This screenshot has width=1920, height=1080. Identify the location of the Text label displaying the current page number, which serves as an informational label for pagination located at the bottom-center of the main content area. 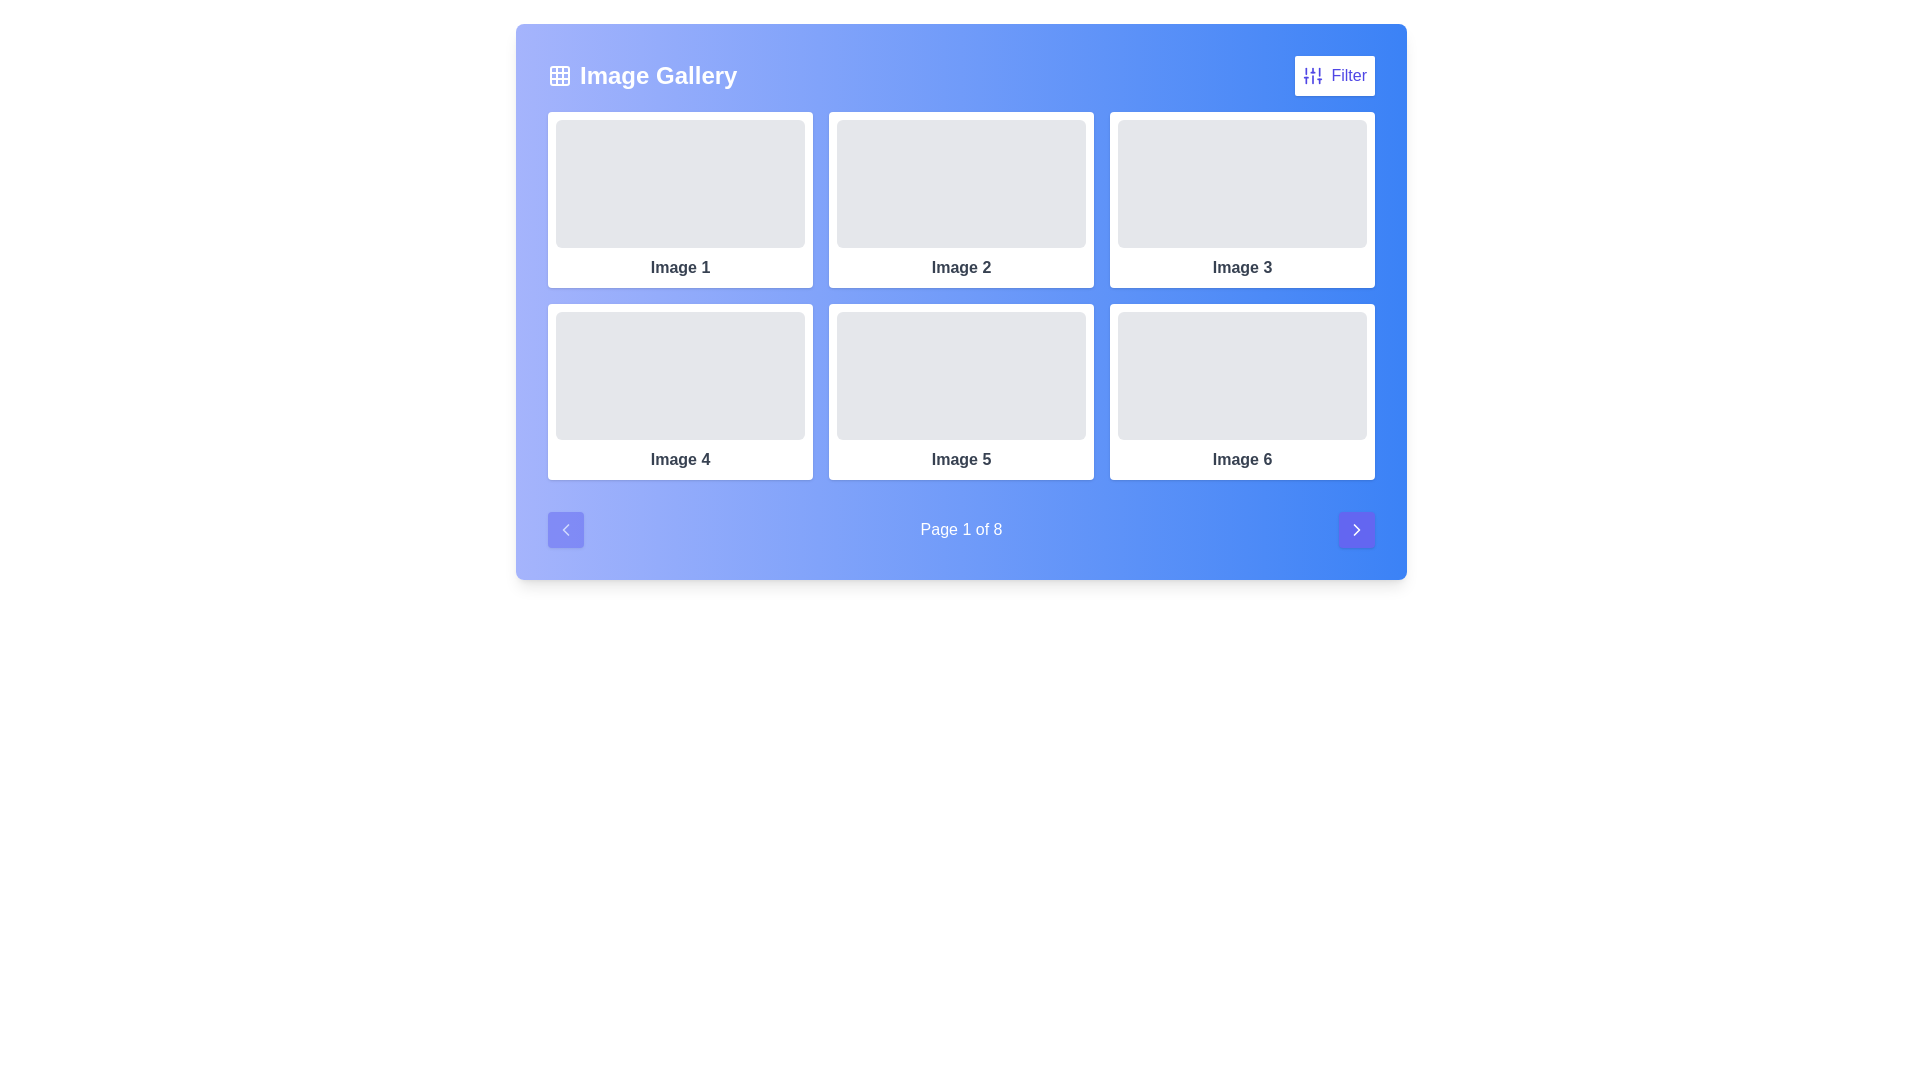
(961, 528).